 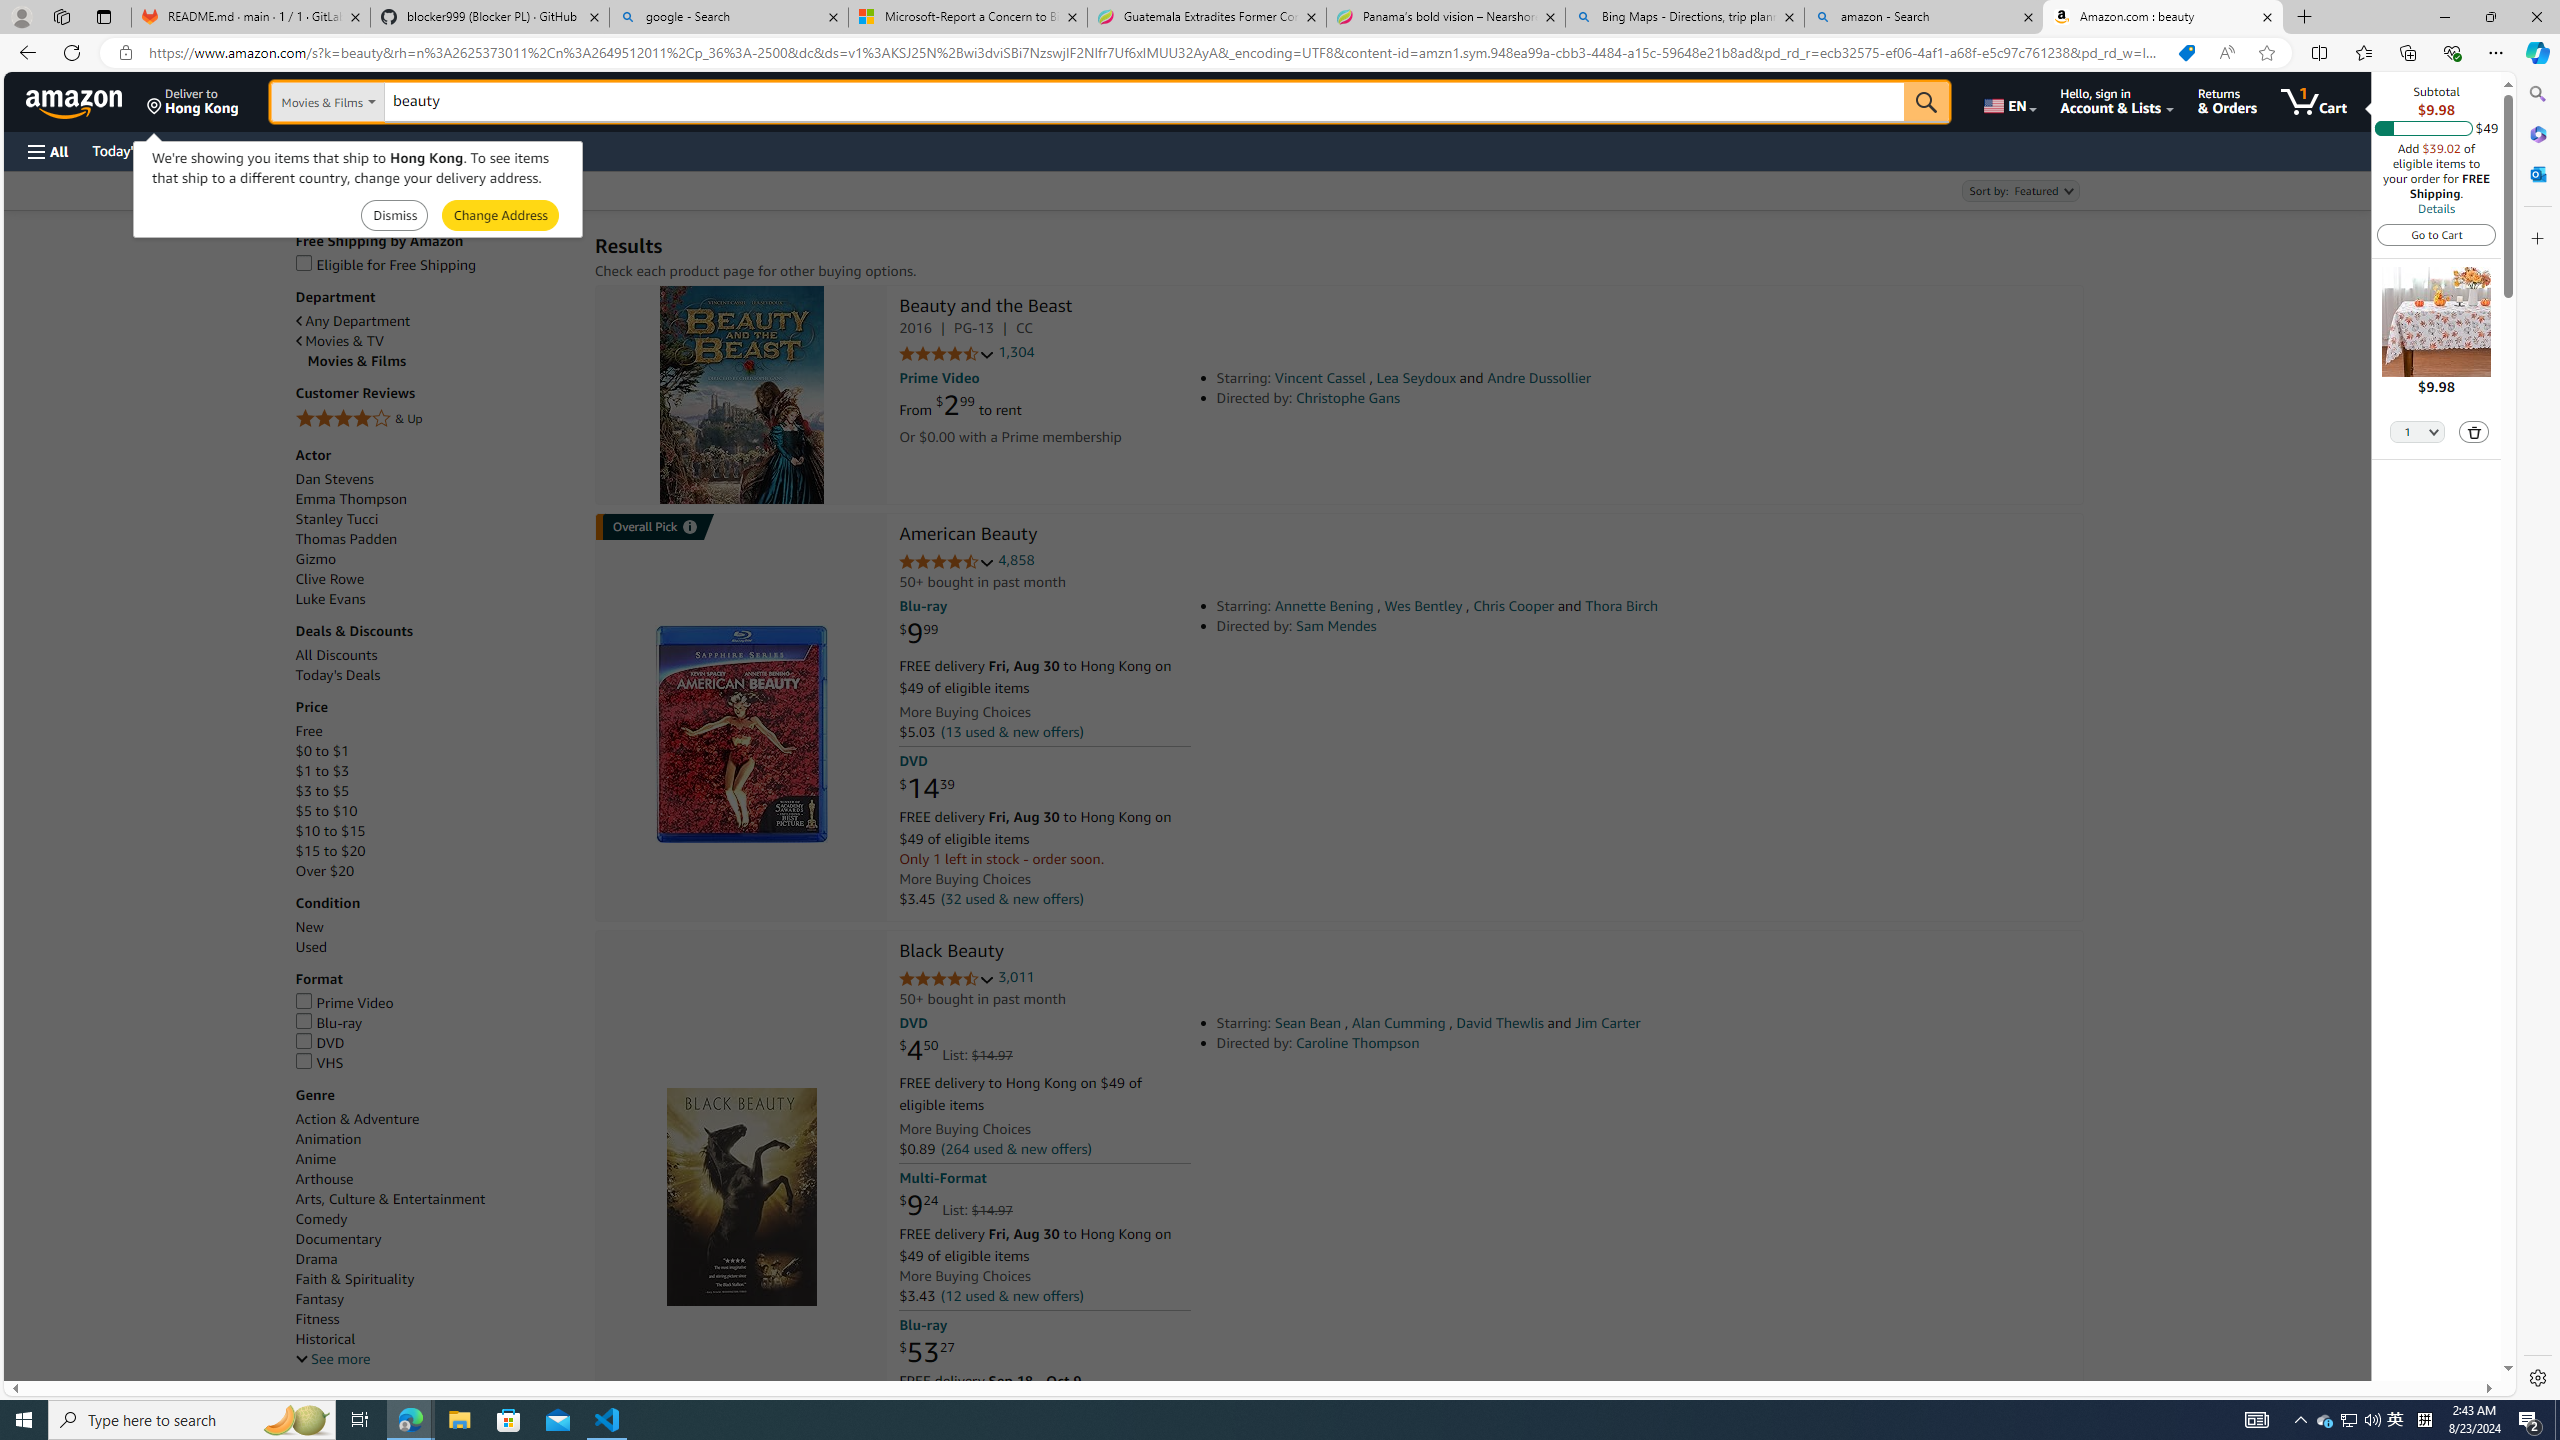 What do you see at coordinates (1415, 378) in the screenshot?
I see `'Lea Seydoux'` at bounding box center [1415, 378].